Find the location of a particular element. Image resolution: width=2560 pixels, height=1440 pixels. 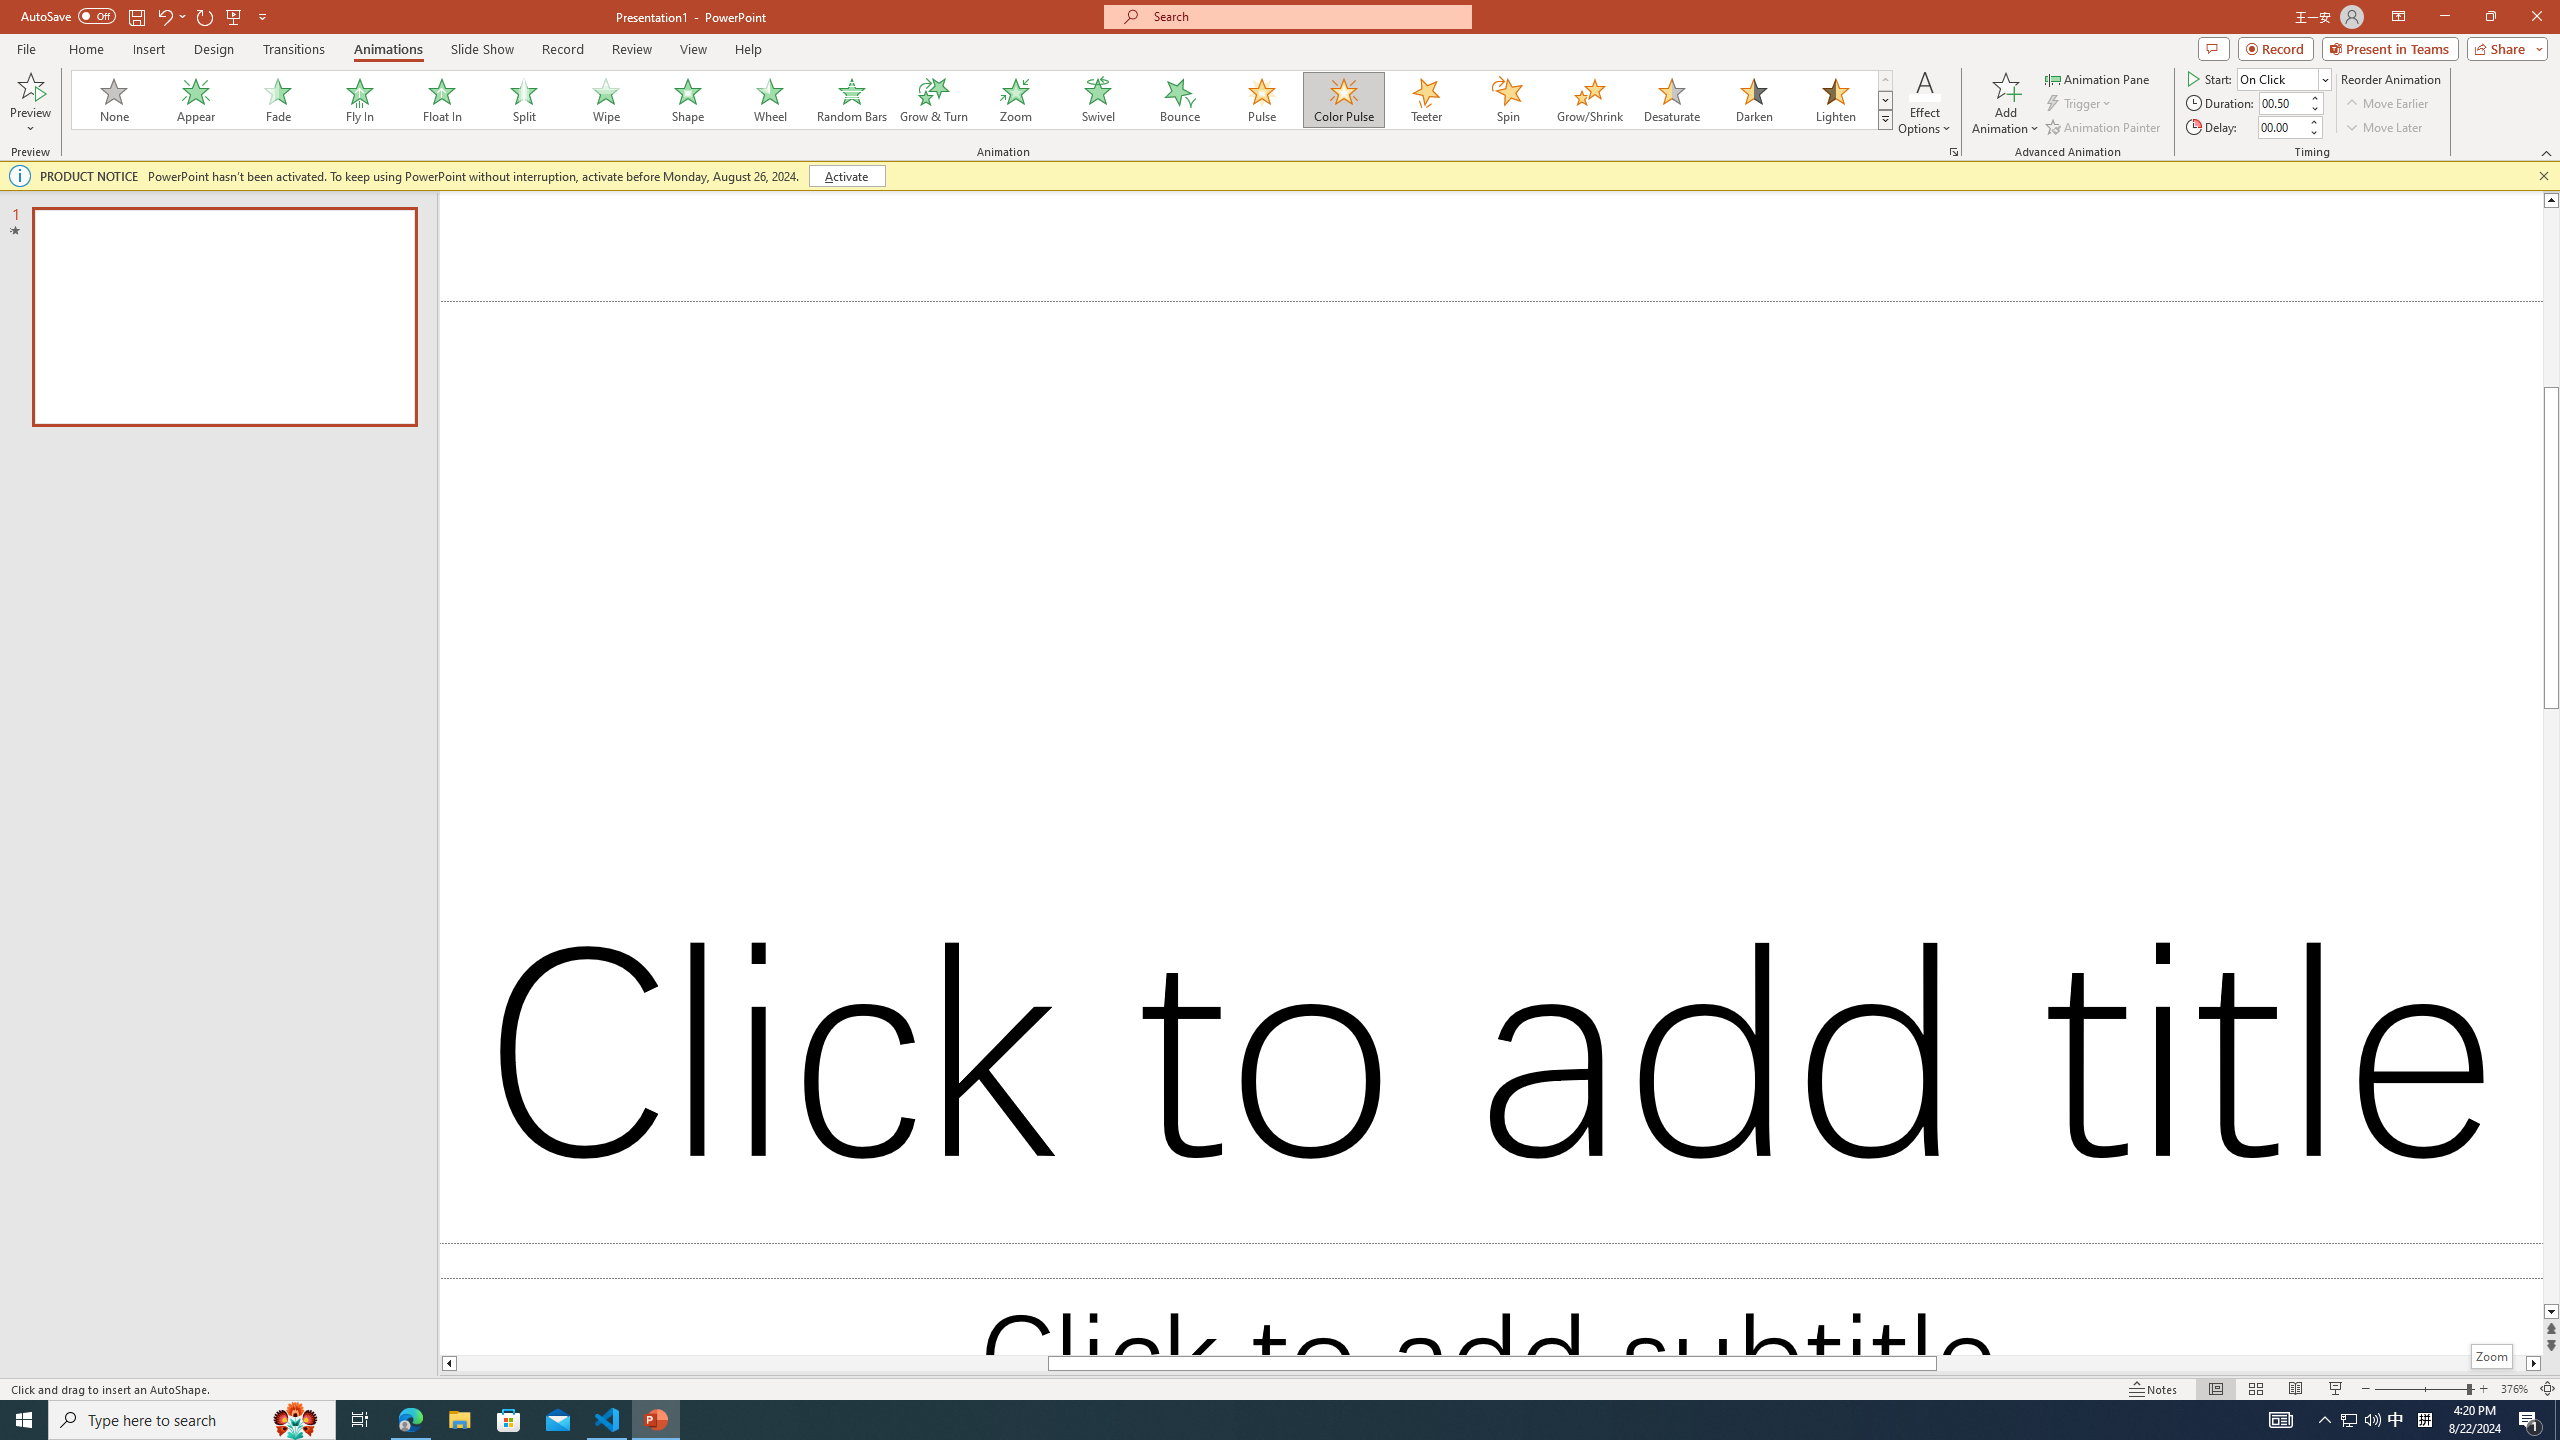

'None' is located at coordinates (114, 99).